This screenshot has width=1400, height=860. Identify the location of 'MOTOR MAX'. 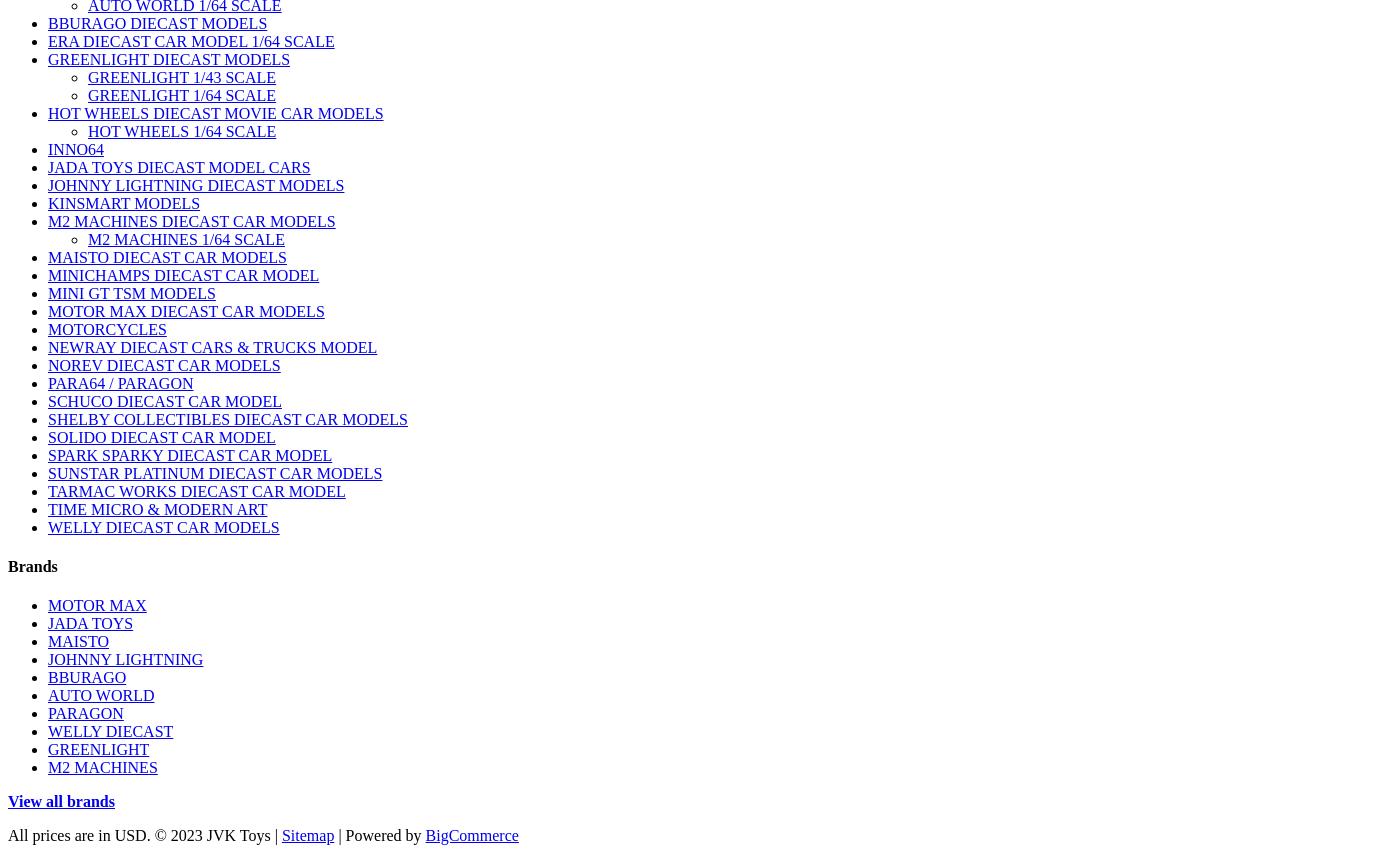
(97, 604).